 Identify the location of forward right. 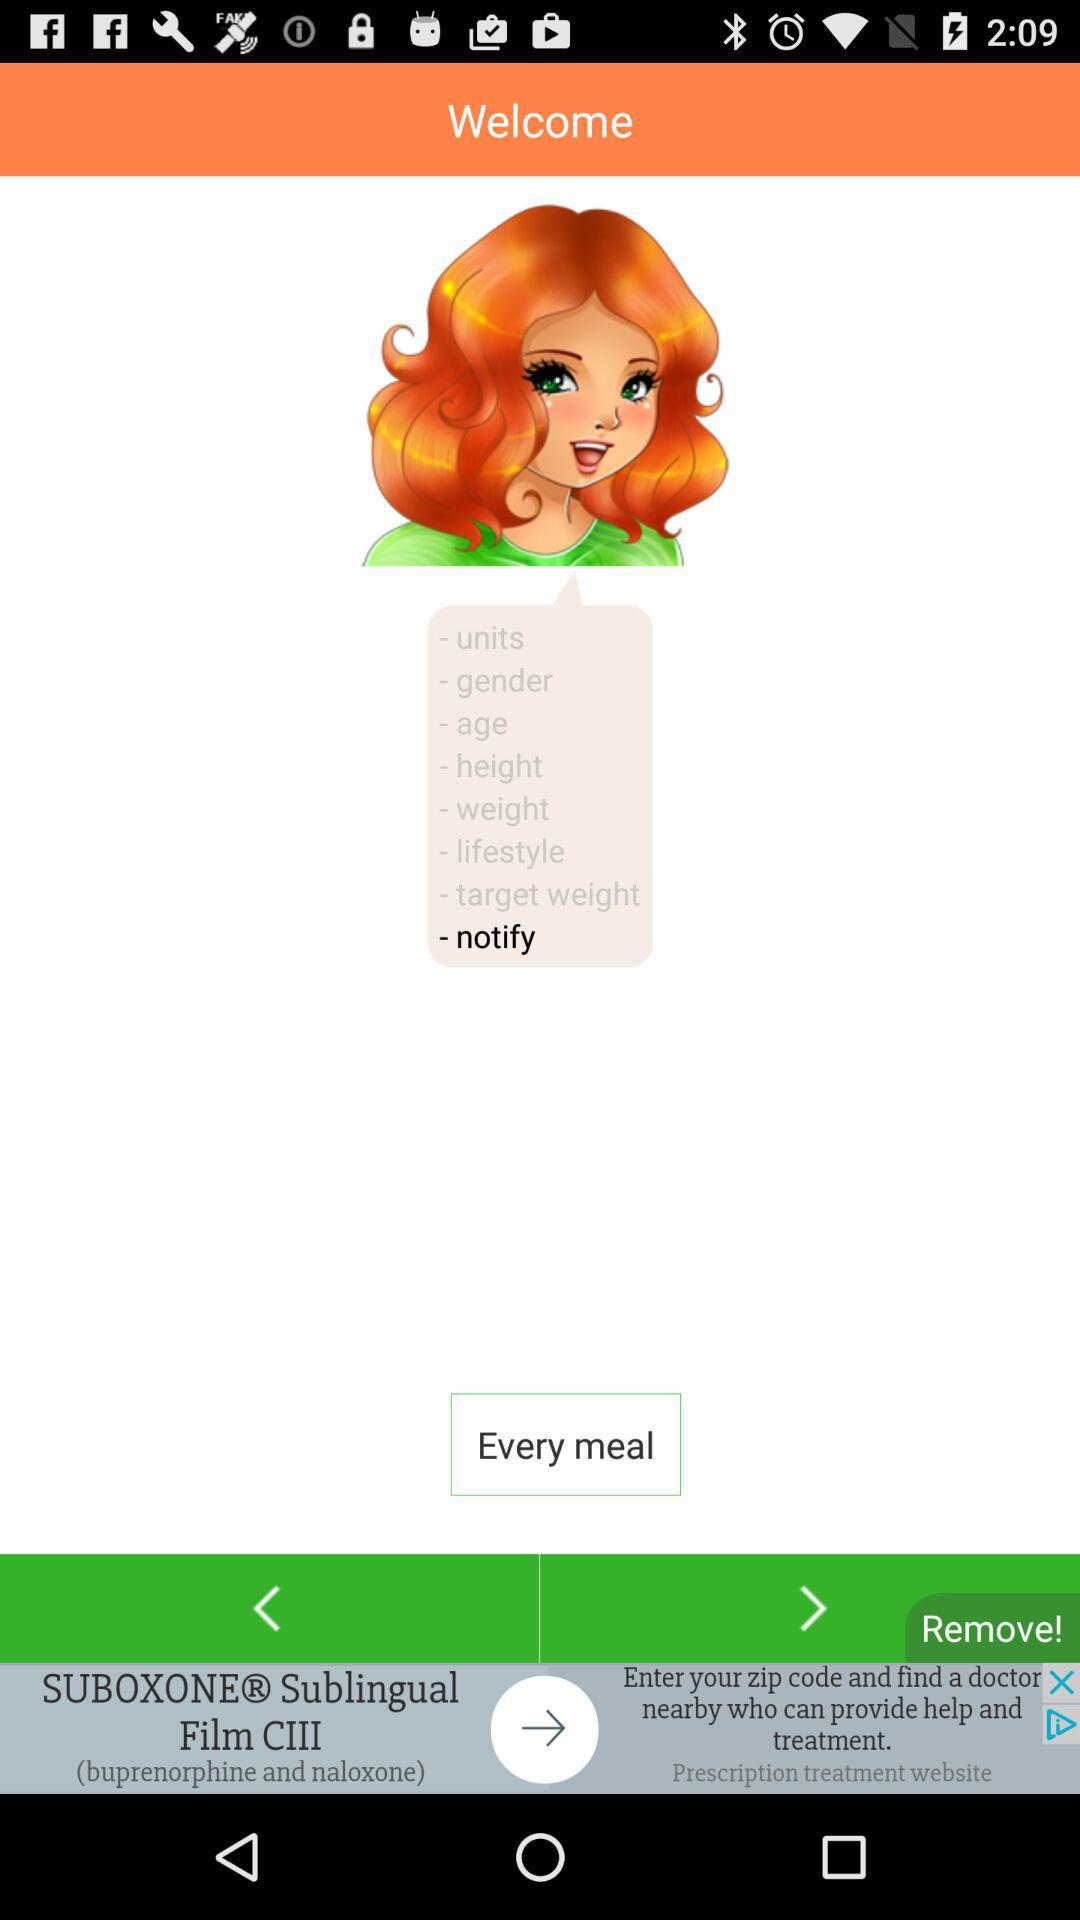
(810, 1608).